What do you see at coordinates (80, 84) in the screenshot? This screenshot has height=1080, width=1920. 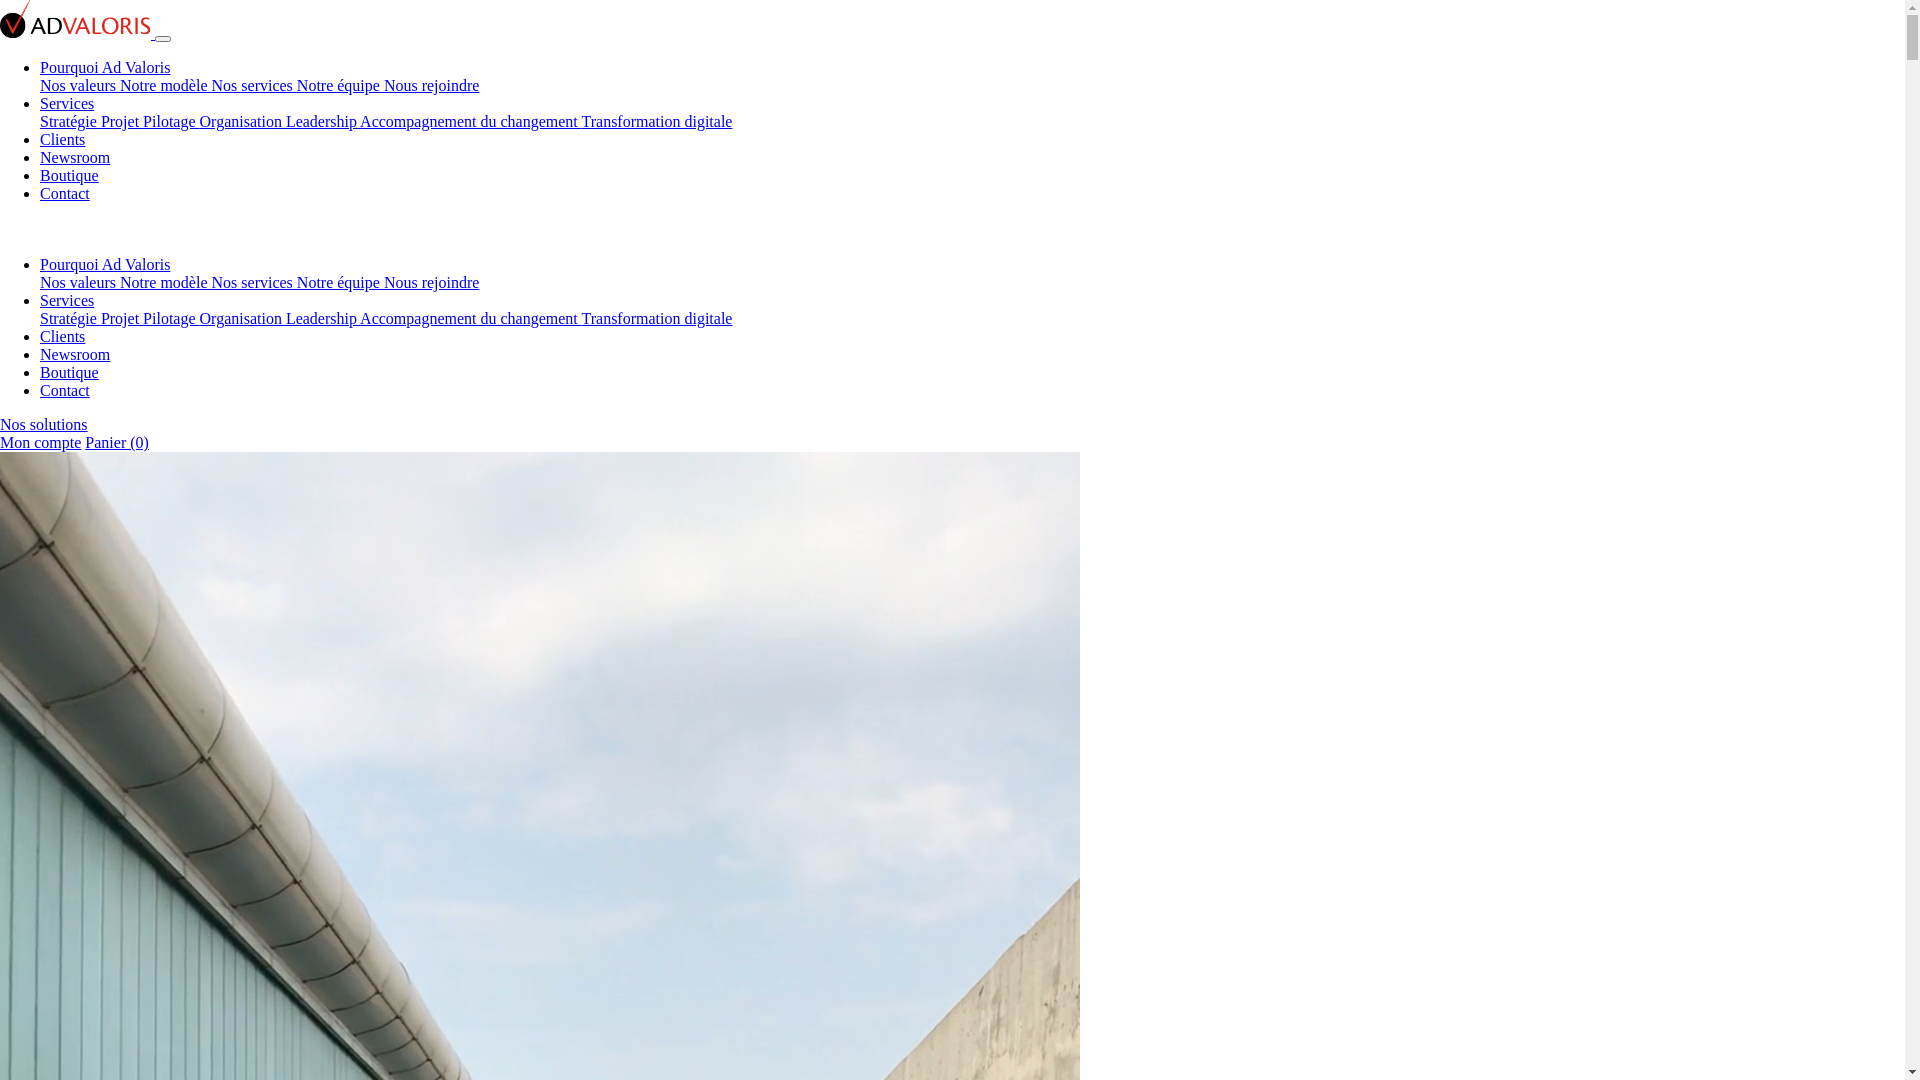 I see `'Nos valeurs'` at bounding box center [80, 84].